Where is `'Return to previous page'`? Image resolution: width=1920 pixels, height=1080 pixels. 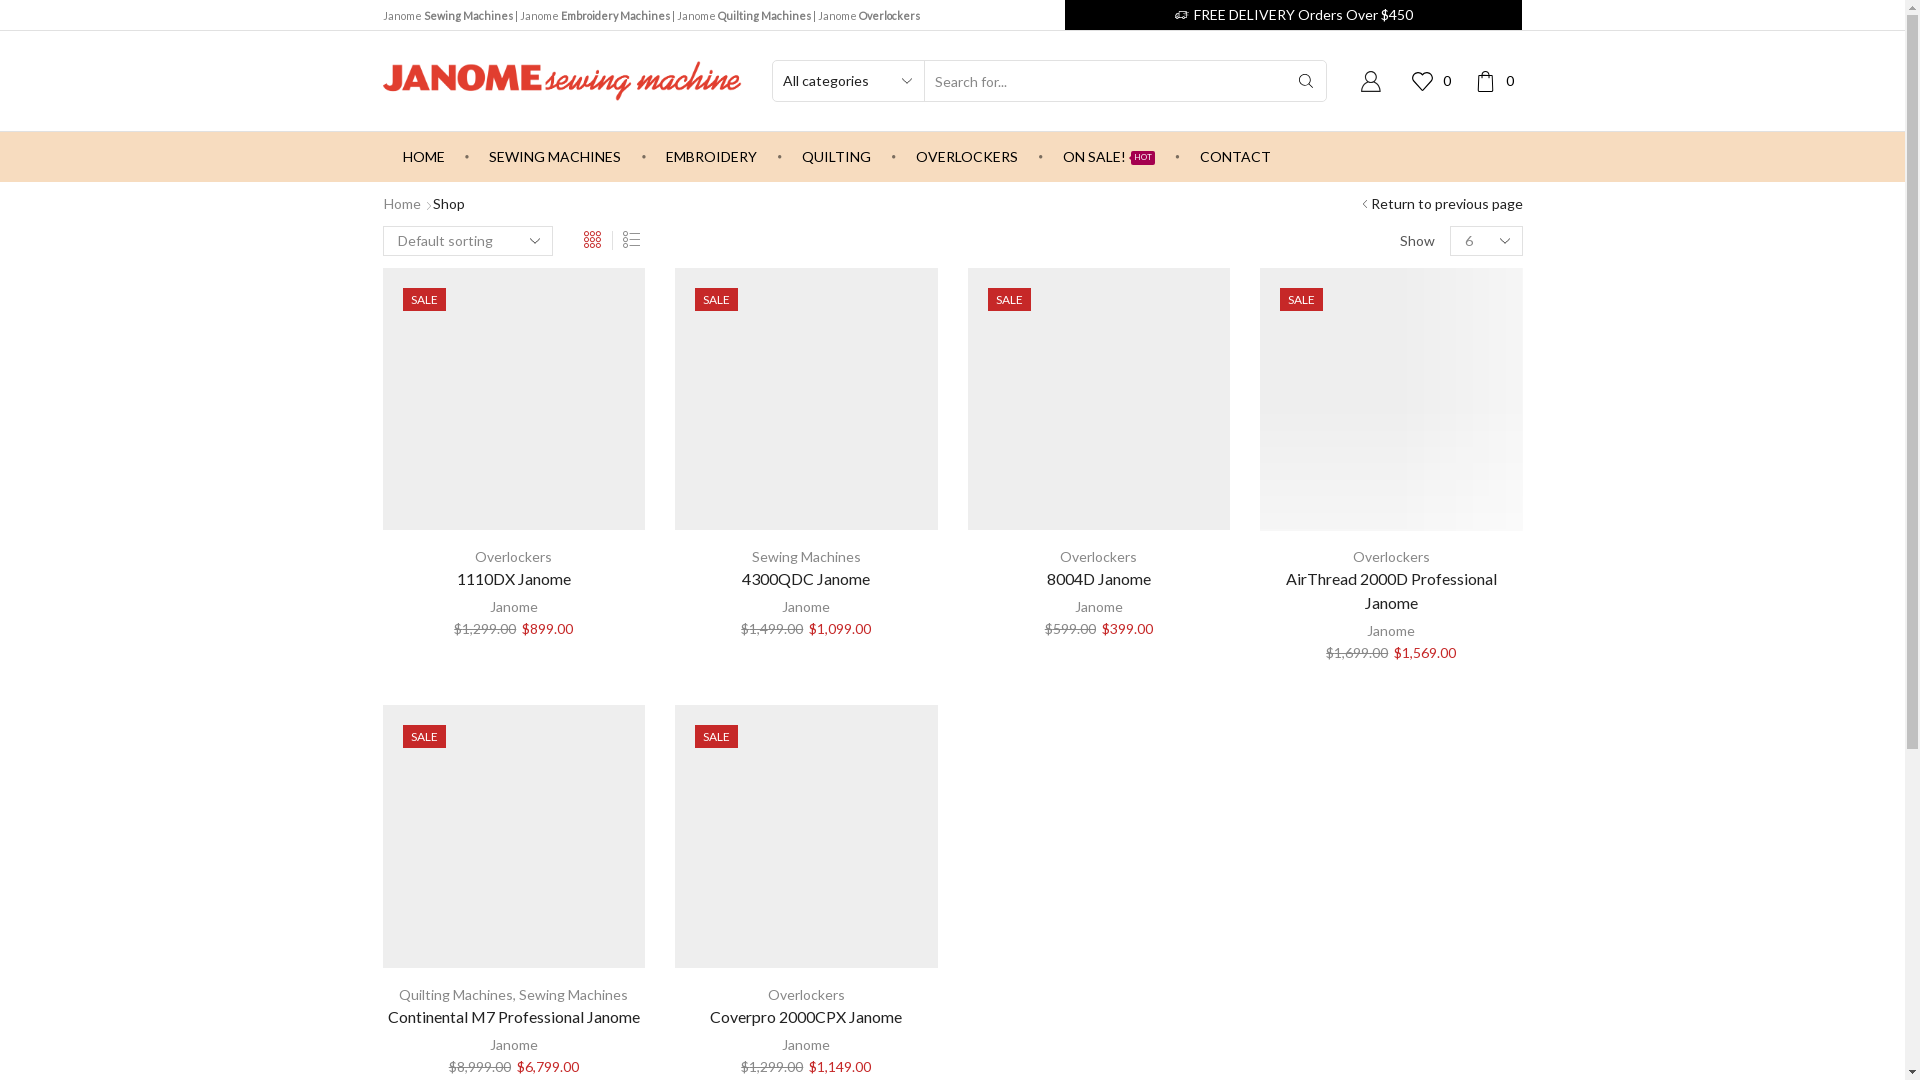 'Return to previous page' is located at coordinates (1445, 204).